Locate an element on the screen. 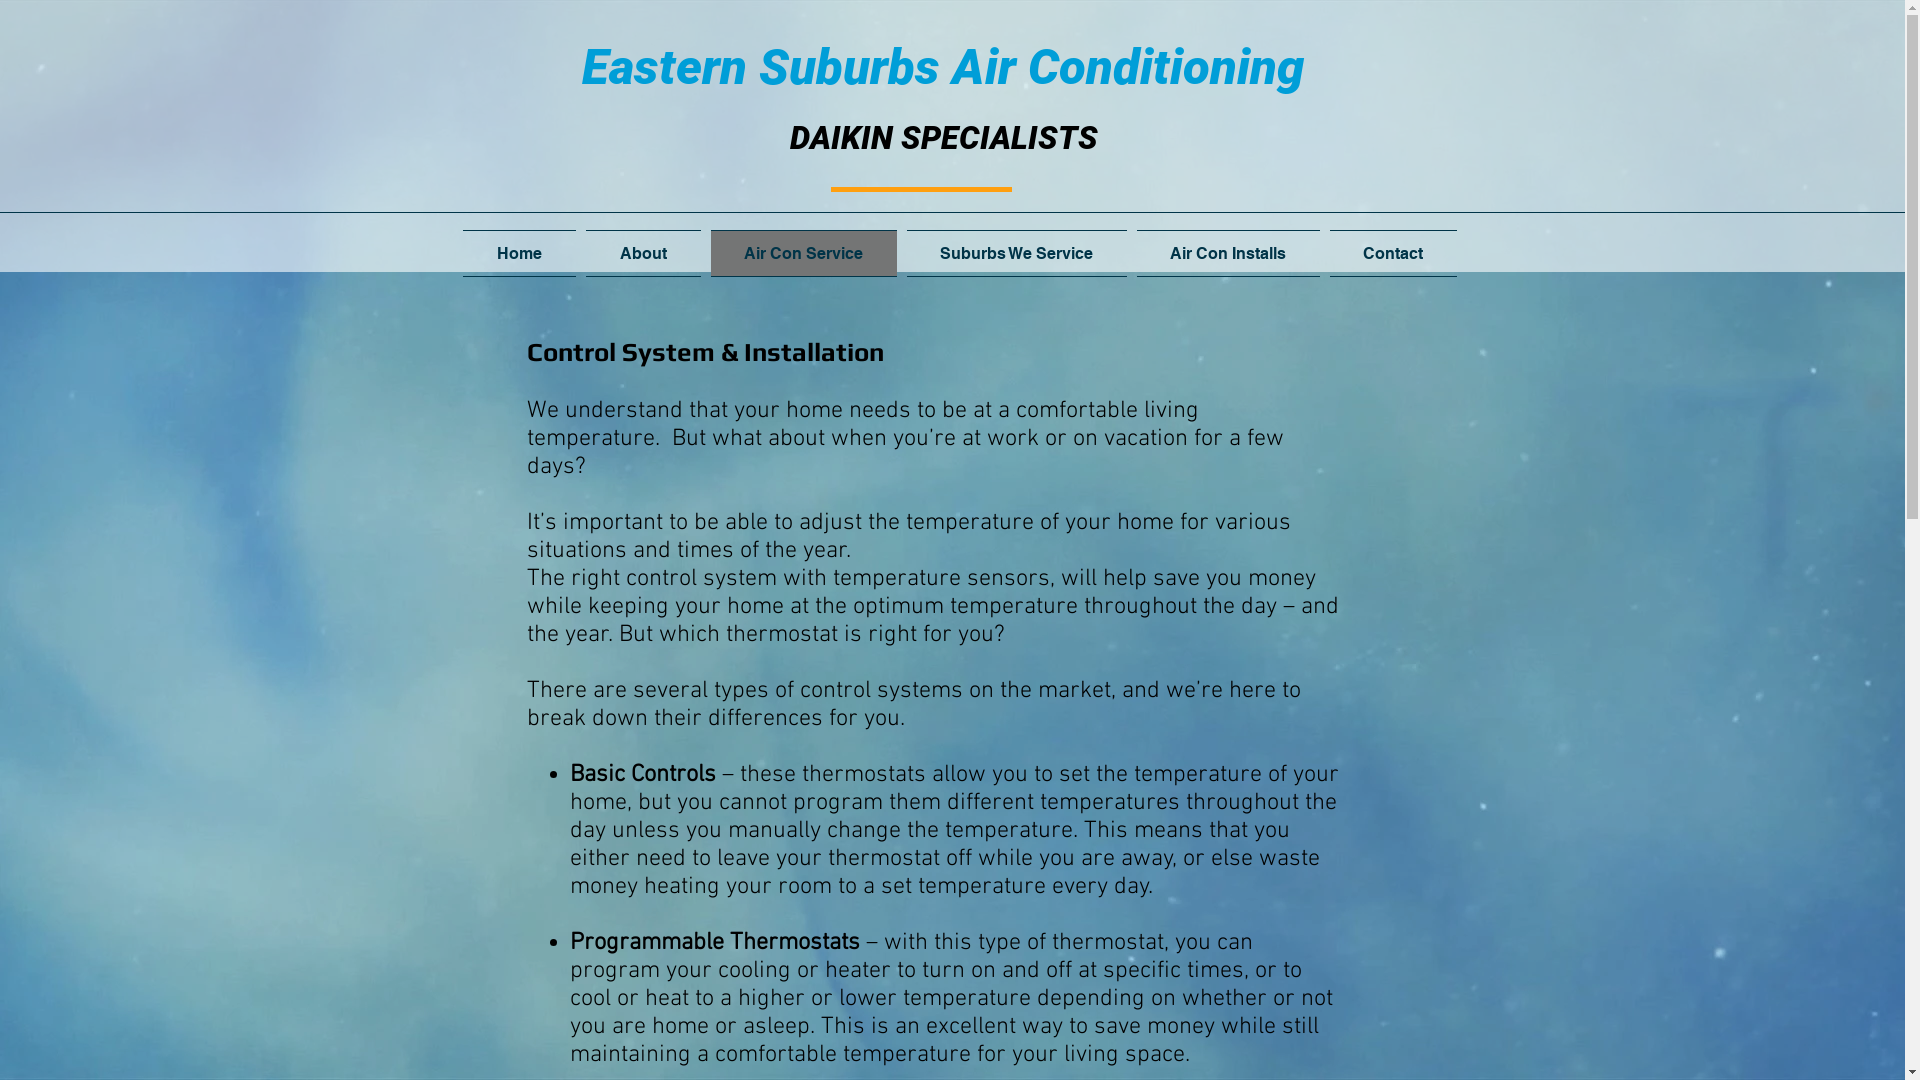 This screenshot has height=1080, width=1920. 'Air Con Service' is located at coordinates (804, 252).